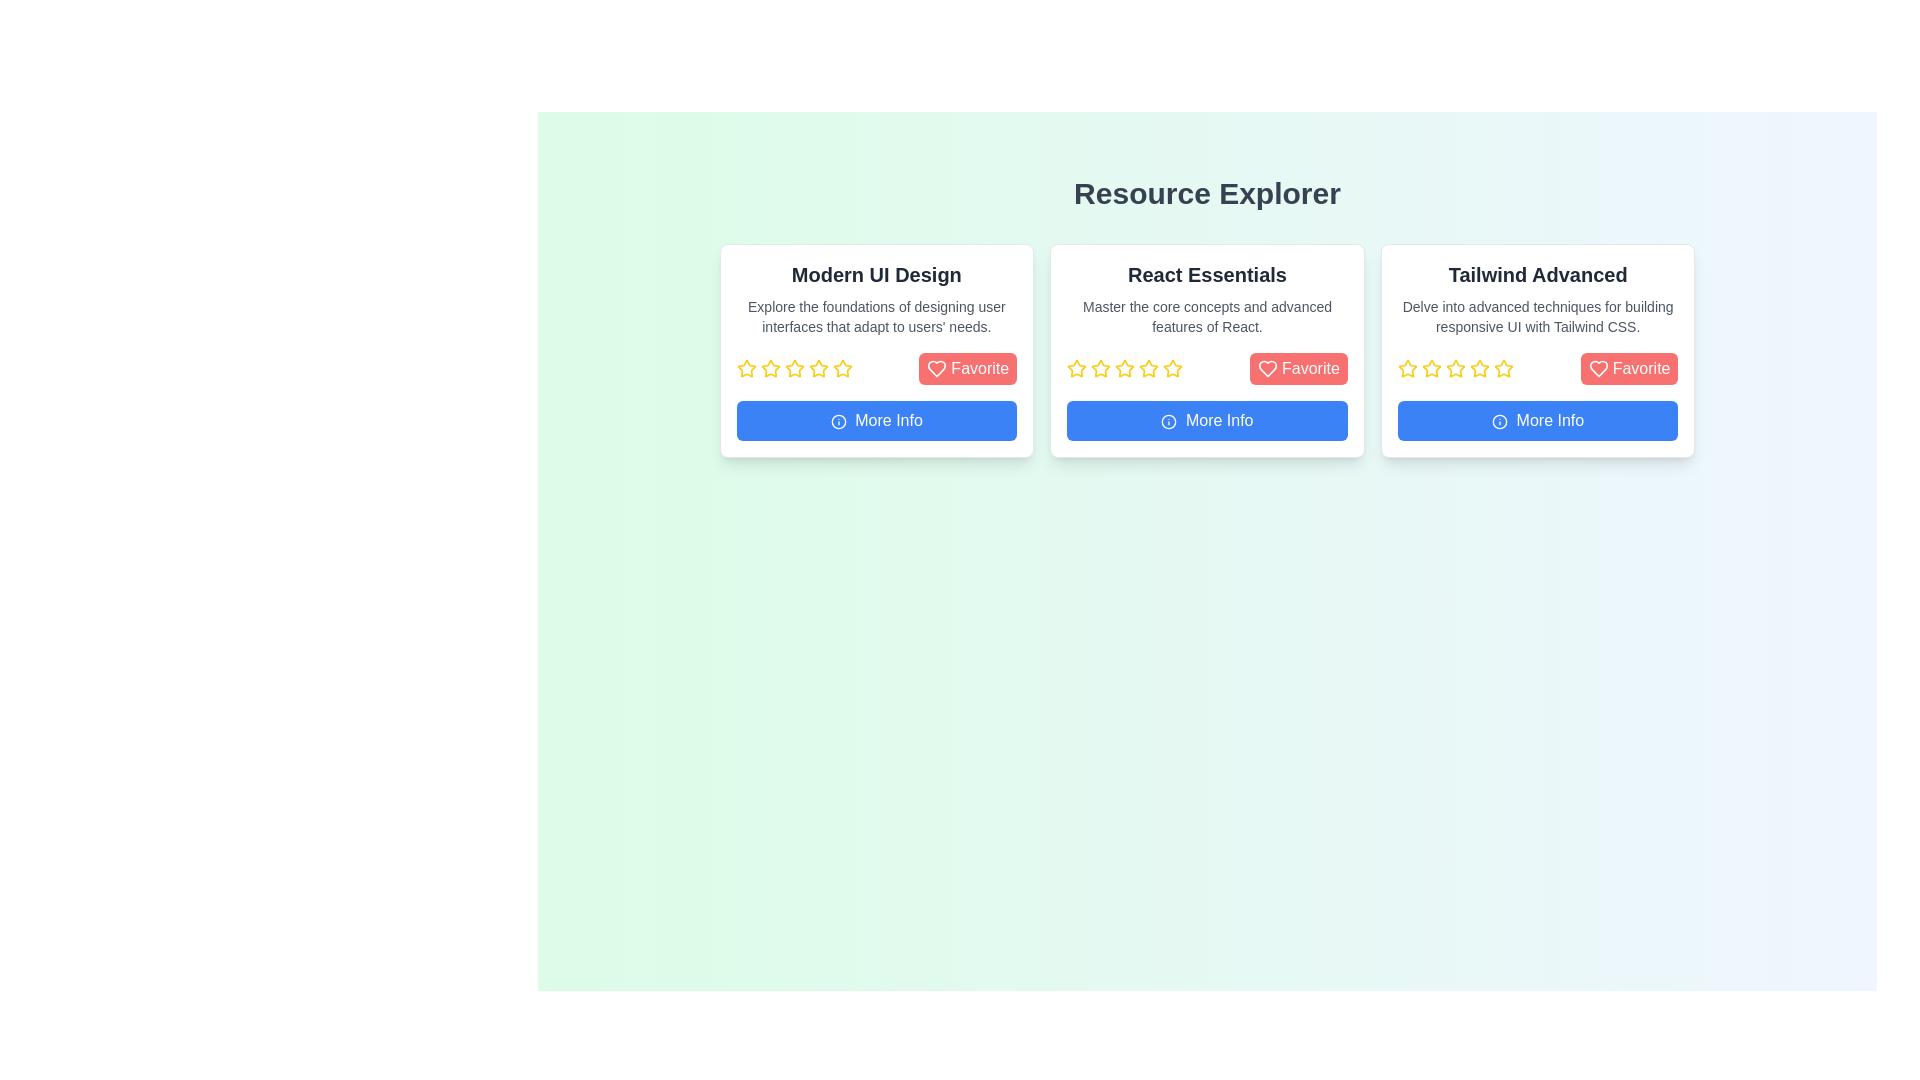 Image resolution: width=1920 pixels, height=1080 pixels. What do you see at coordinates (1149, 368) in the screenshot?
I see `the third star icon` at bounding box center [1149, 368].